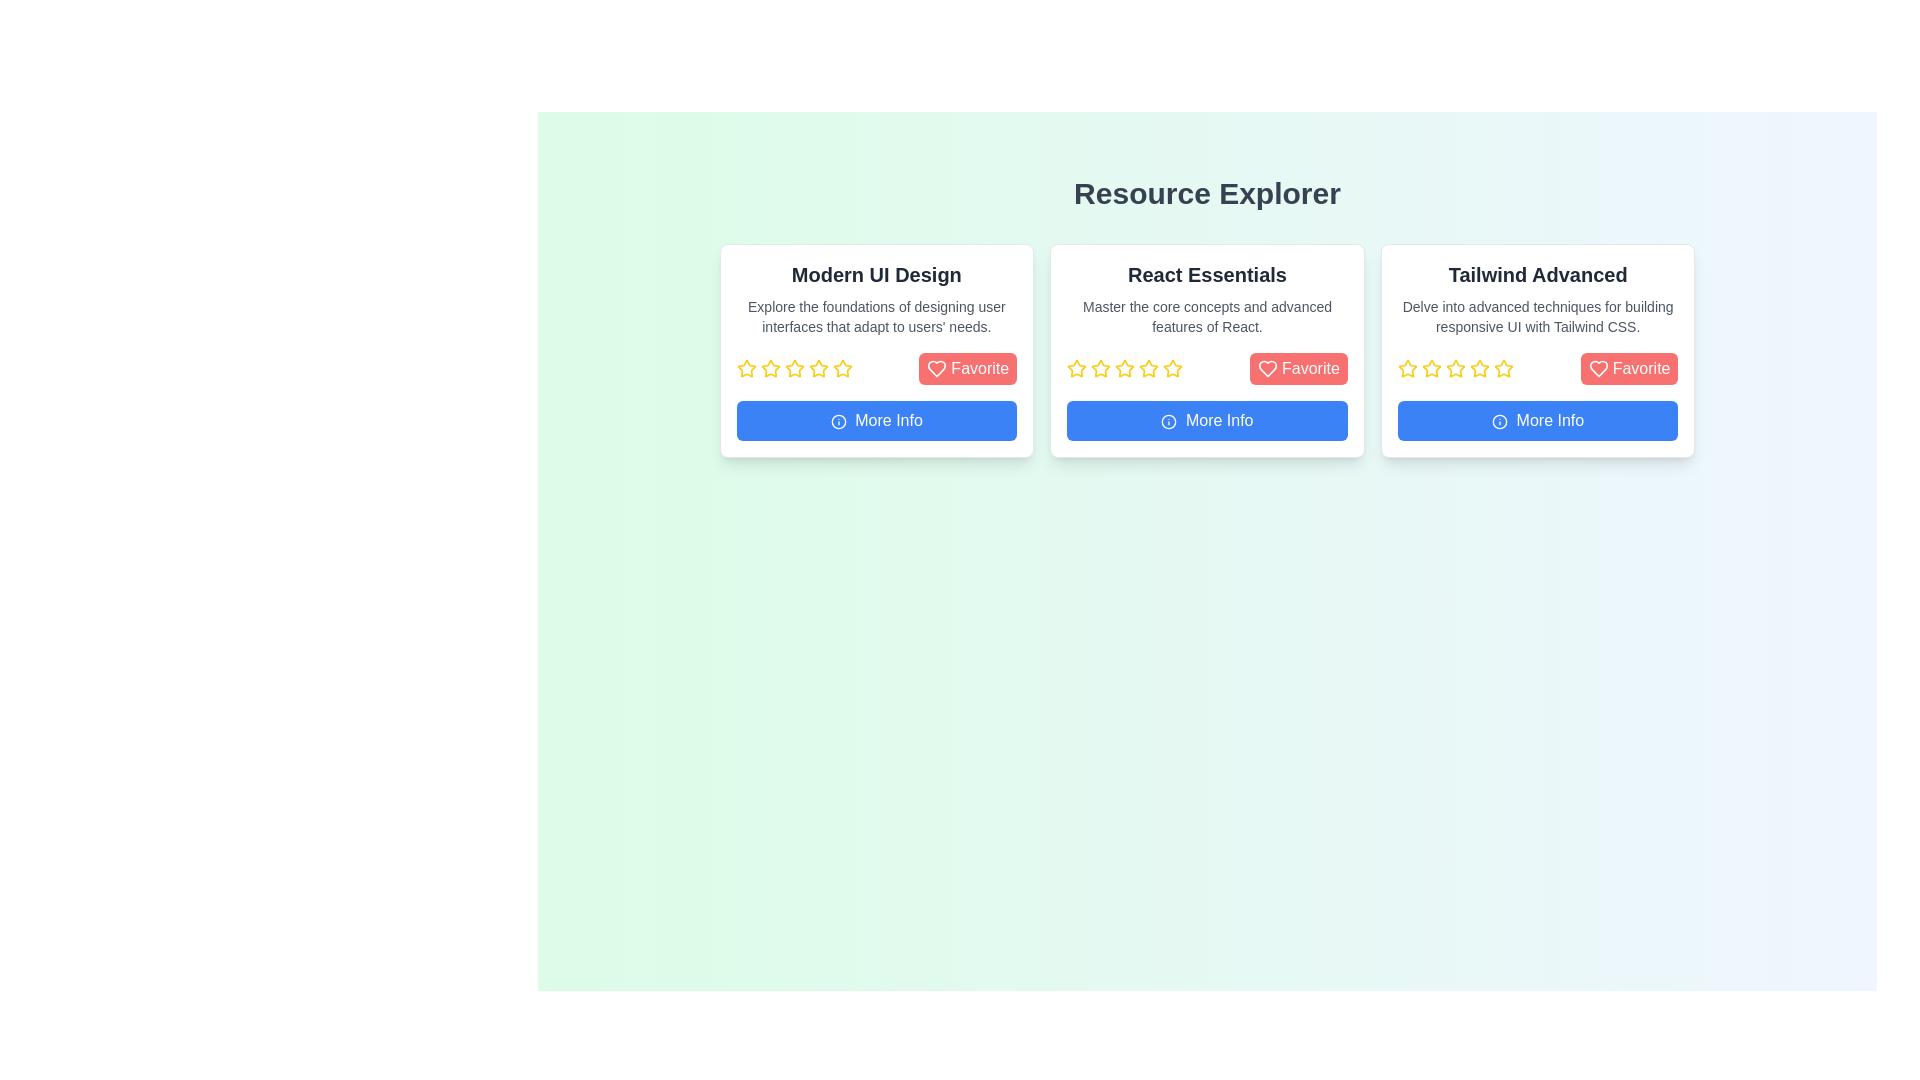 Image resolution: width=1920 pixels, height=1080 pixels. What do you see at coordinates (1149, 368) in the screenshot?
I see `the third star icon` at bounding box center [1149, 368].